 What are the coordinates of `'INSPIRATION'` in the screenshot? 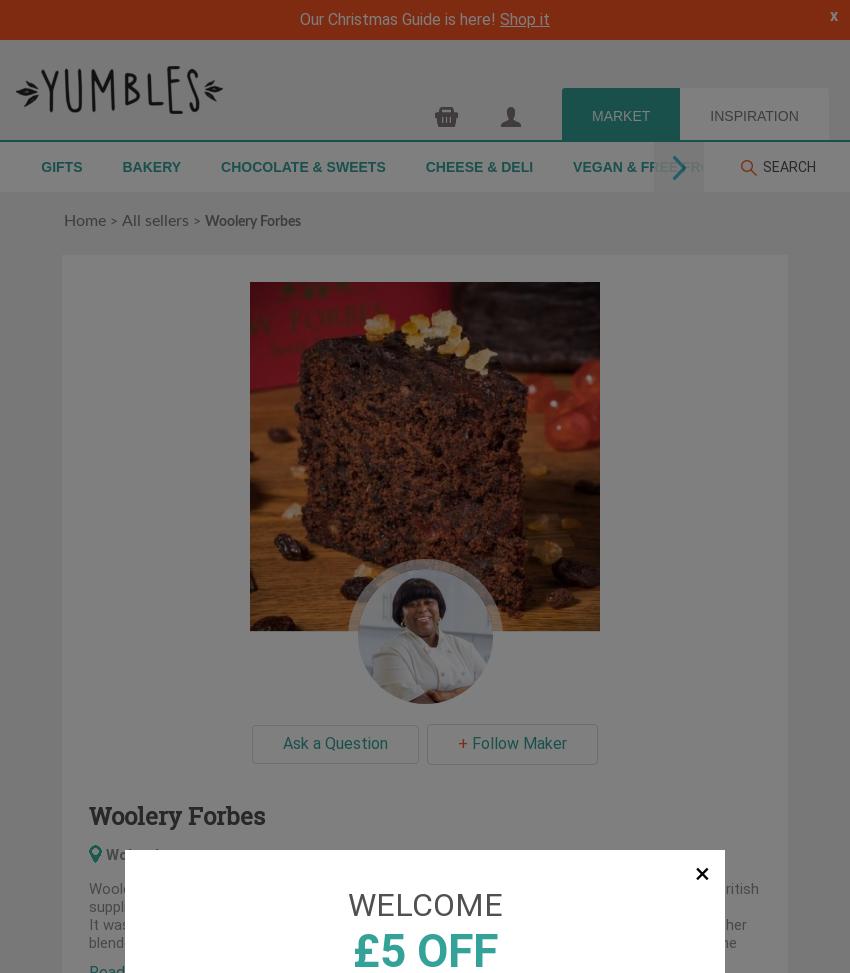 It's located at (709, 114).